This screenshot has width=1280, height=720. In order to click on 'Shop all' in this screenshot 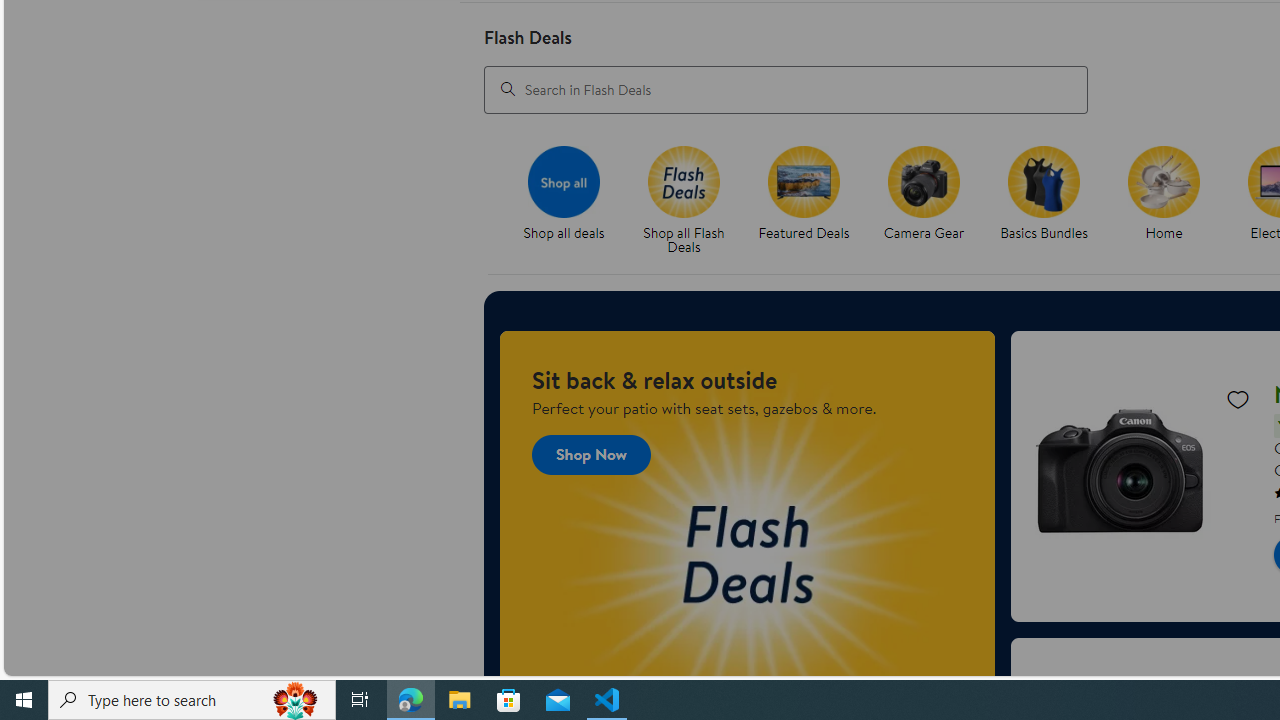, I will do `click(562, 181)`.